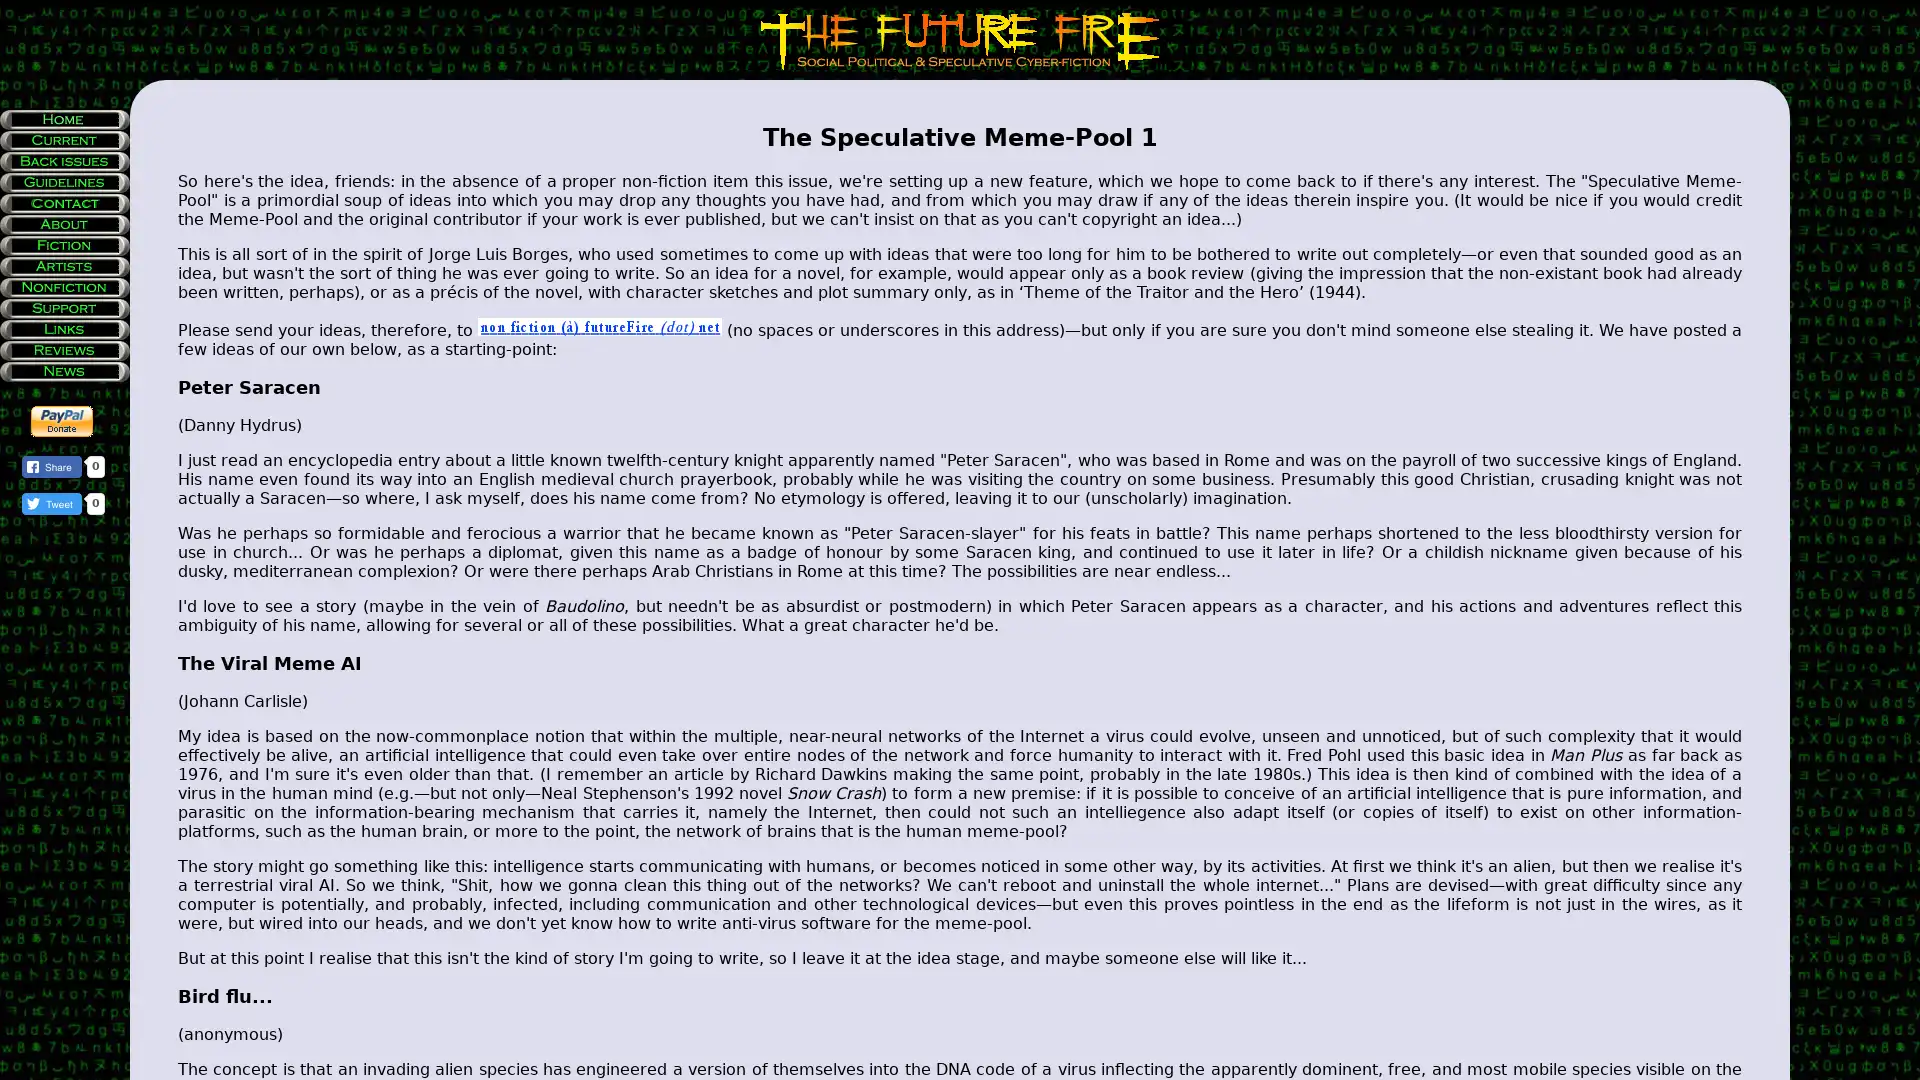  What do you see at coordinates (62, 420) in the screenshot?
I see `Make payments with PayPal - it's fast, free and secure!` at bounding box center [62, 420].